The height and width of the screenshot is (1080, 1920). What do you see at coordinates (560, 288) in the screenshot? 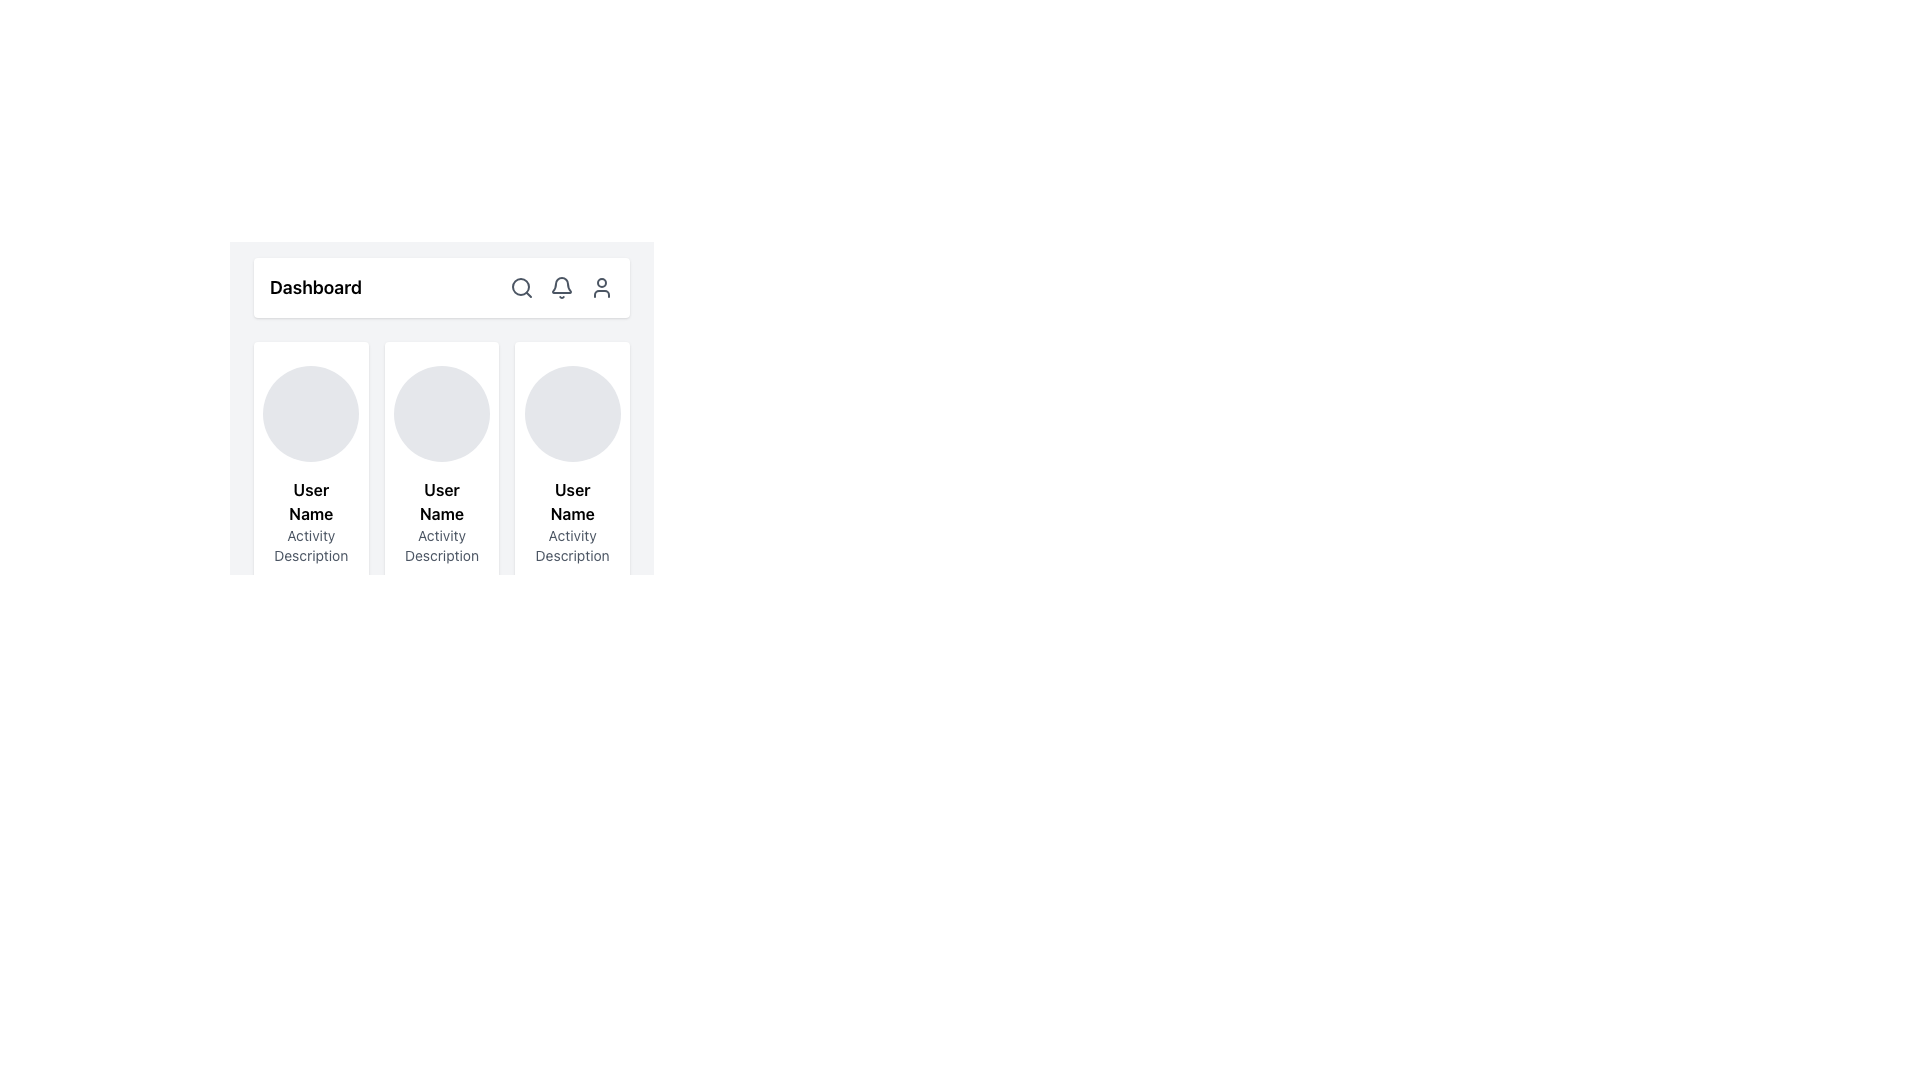
I see `the bell-shaped notification icon located in the top-right navigation bar` at bounding box center [560, 288].